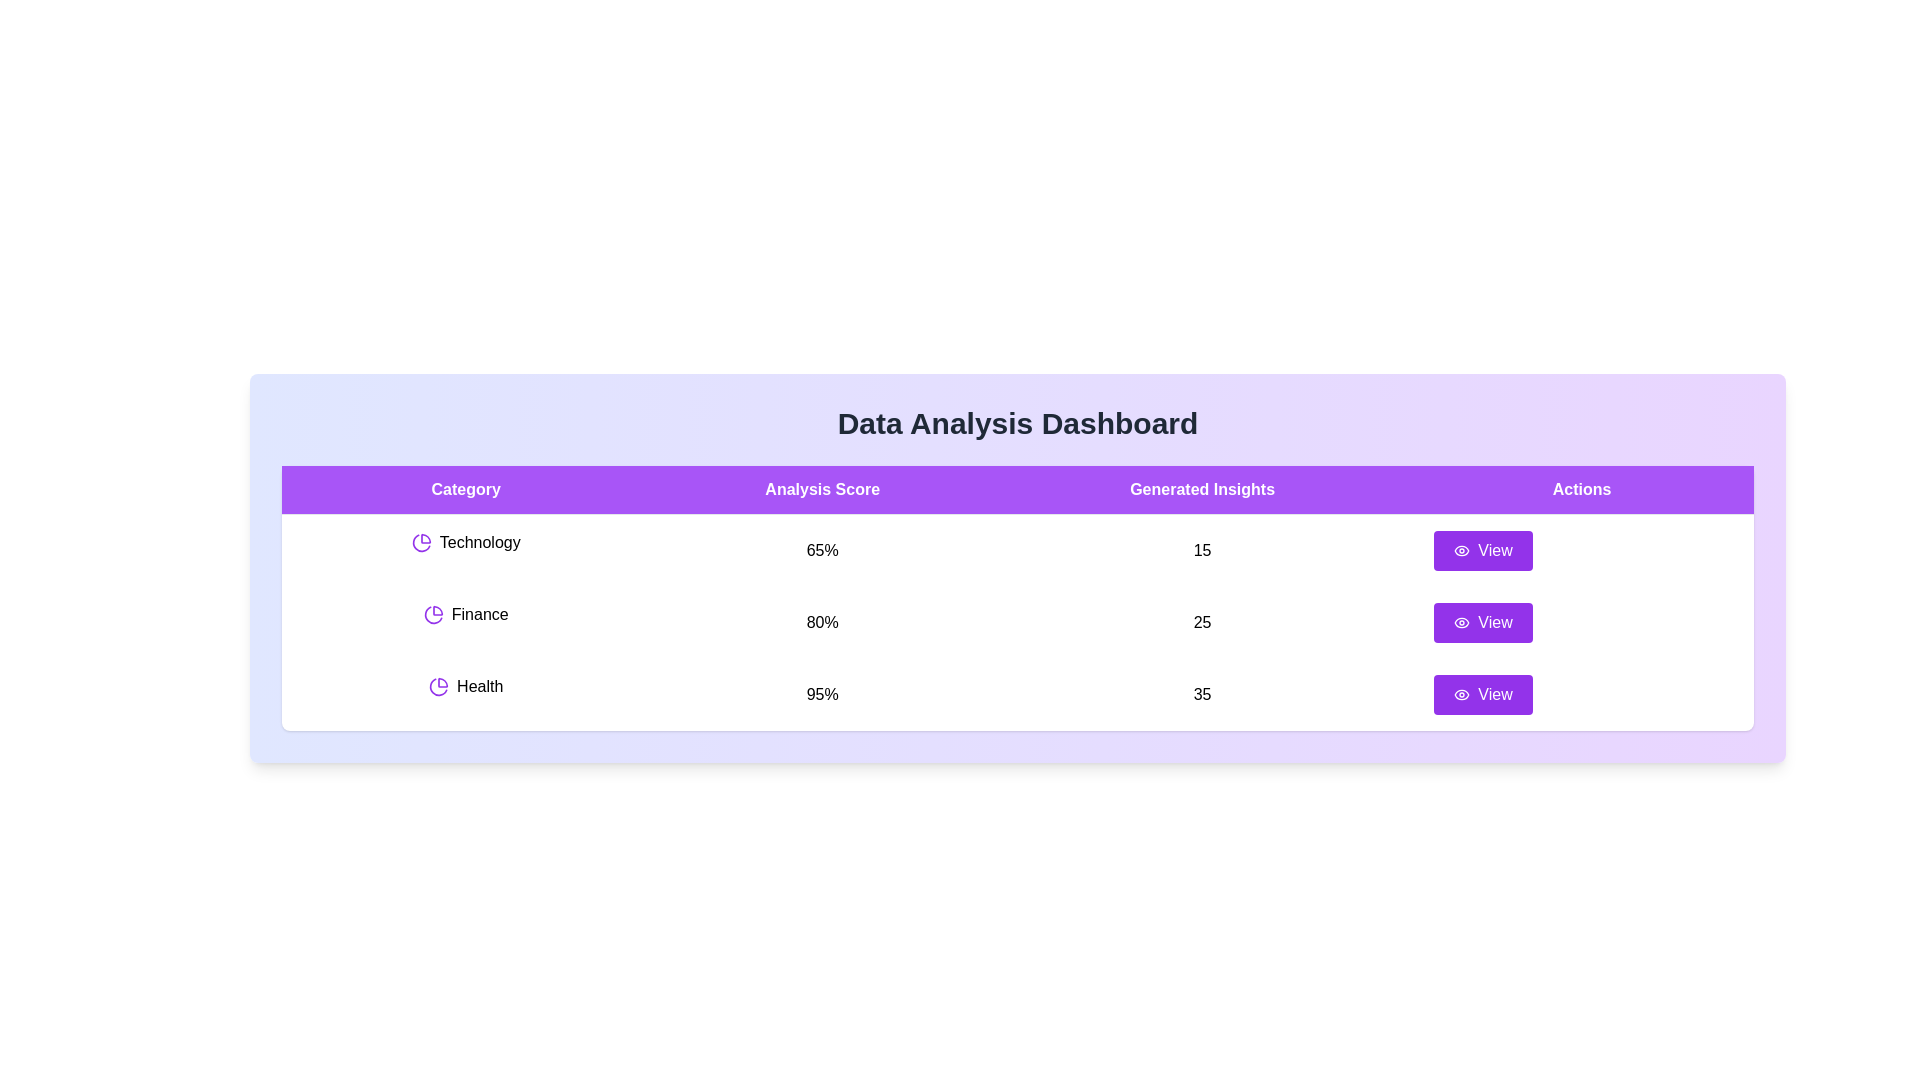 Image resolution: width=1920 pixels, height=1080 pixels. What do you see at coordinates (1483, 622) in the screenshot?
I see `'View' button for the row corresponding to Finance` at bounding box center [1483, 622].